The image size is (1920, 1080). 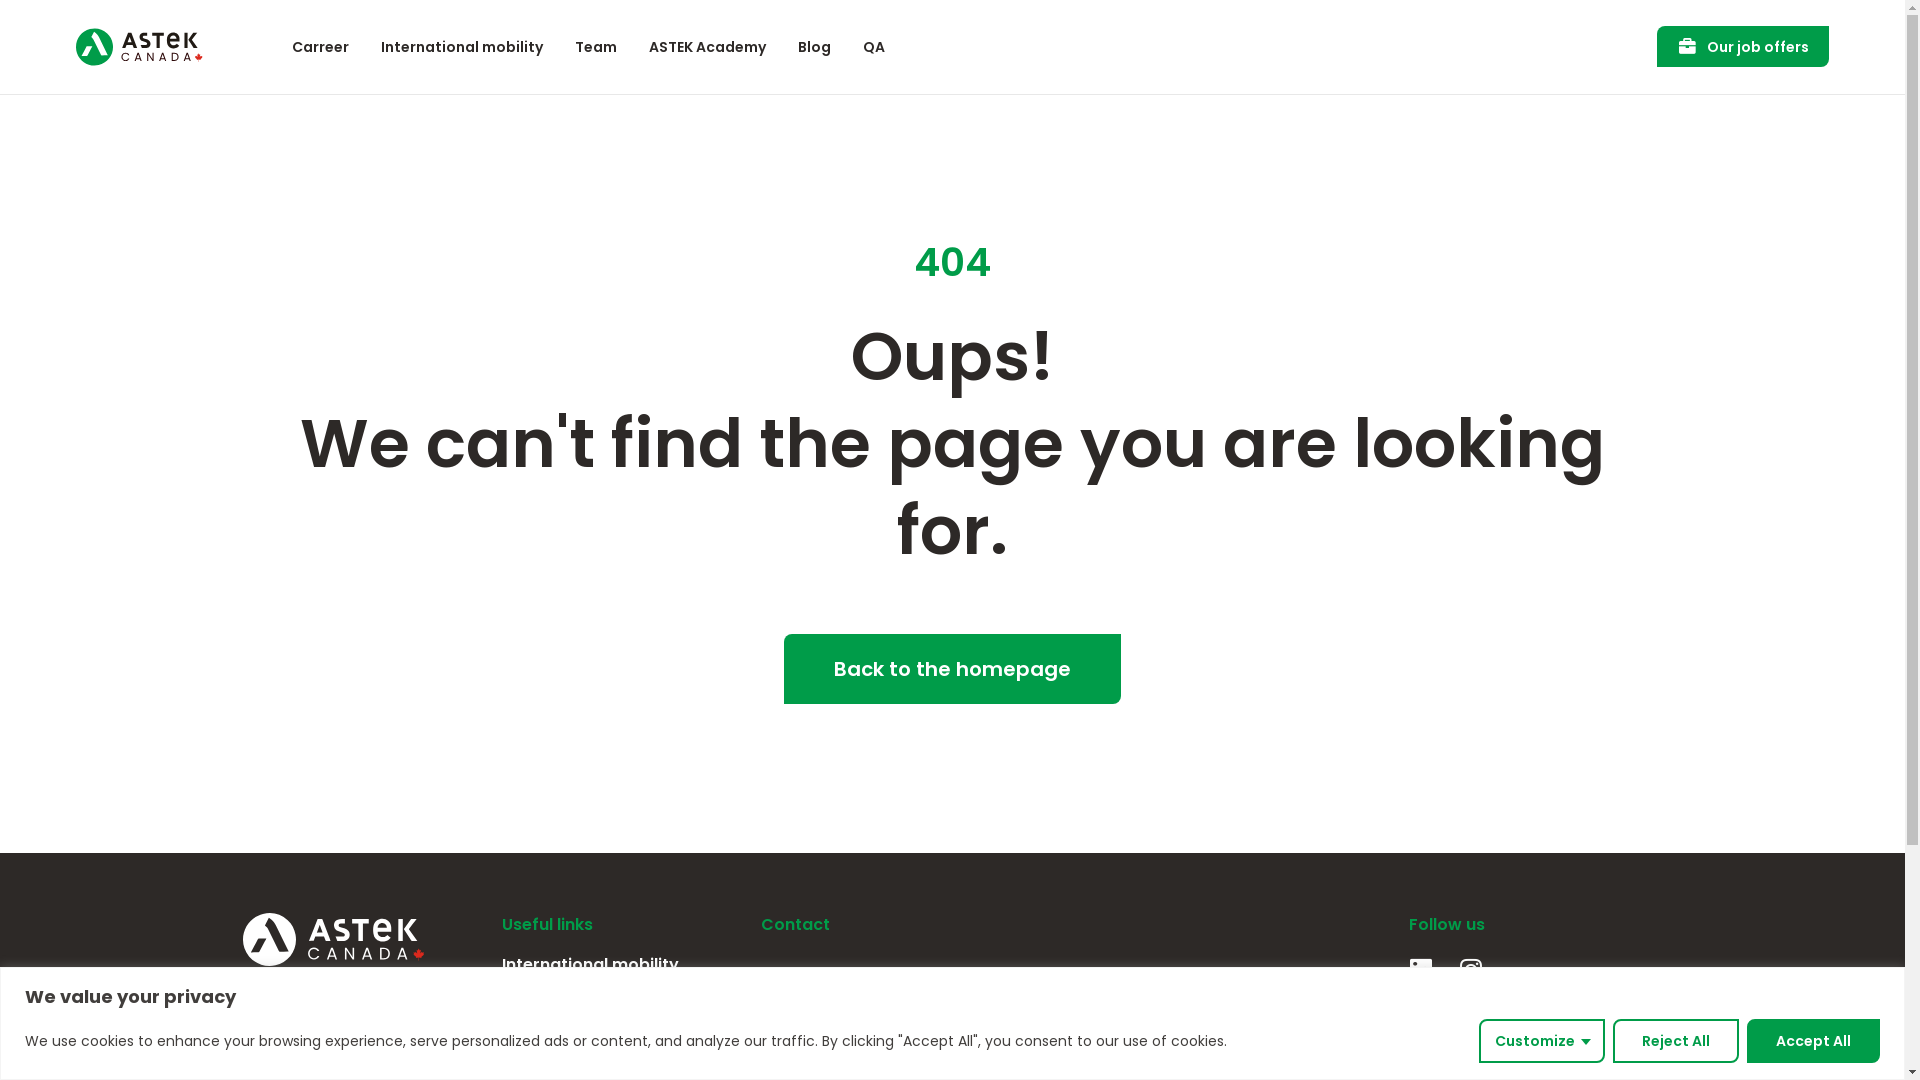 I want to click on 'Team', so click(x=502, y=1001).